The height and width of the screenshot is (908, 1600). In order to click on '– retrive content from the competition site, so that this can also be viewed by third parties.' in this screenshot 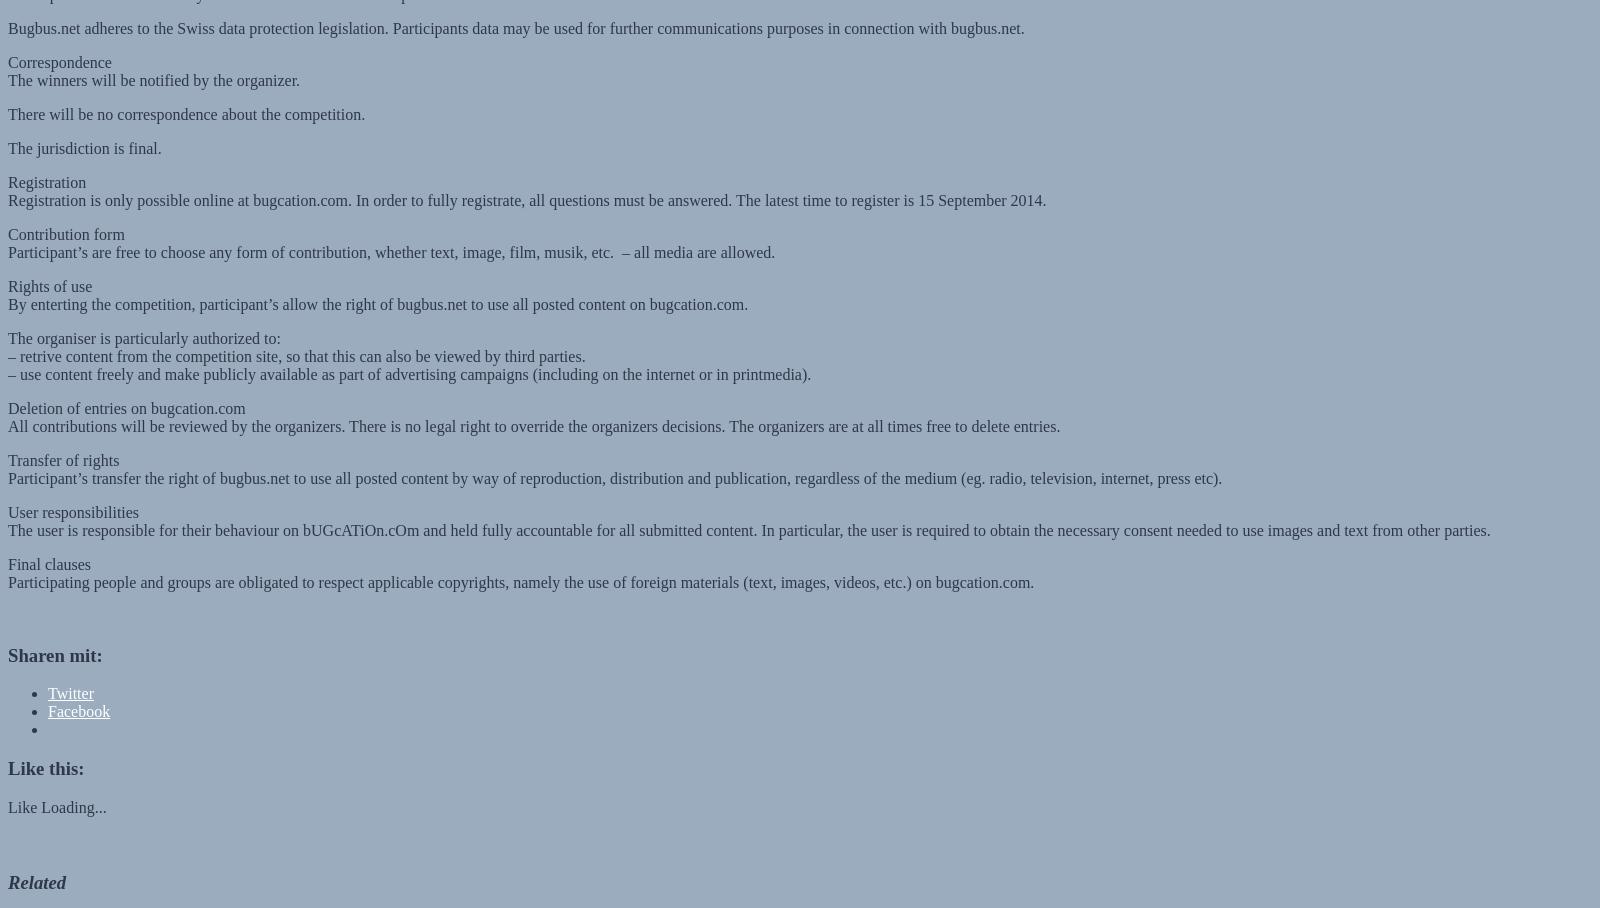, I will do `click(296, 336)`.